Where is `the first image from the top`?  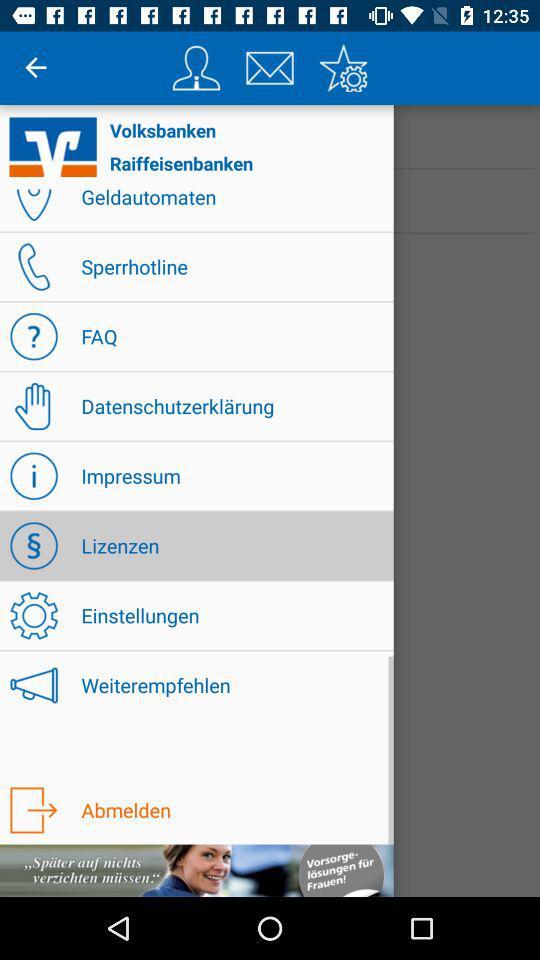 the first image from the top is located at coordinates (196, 68).